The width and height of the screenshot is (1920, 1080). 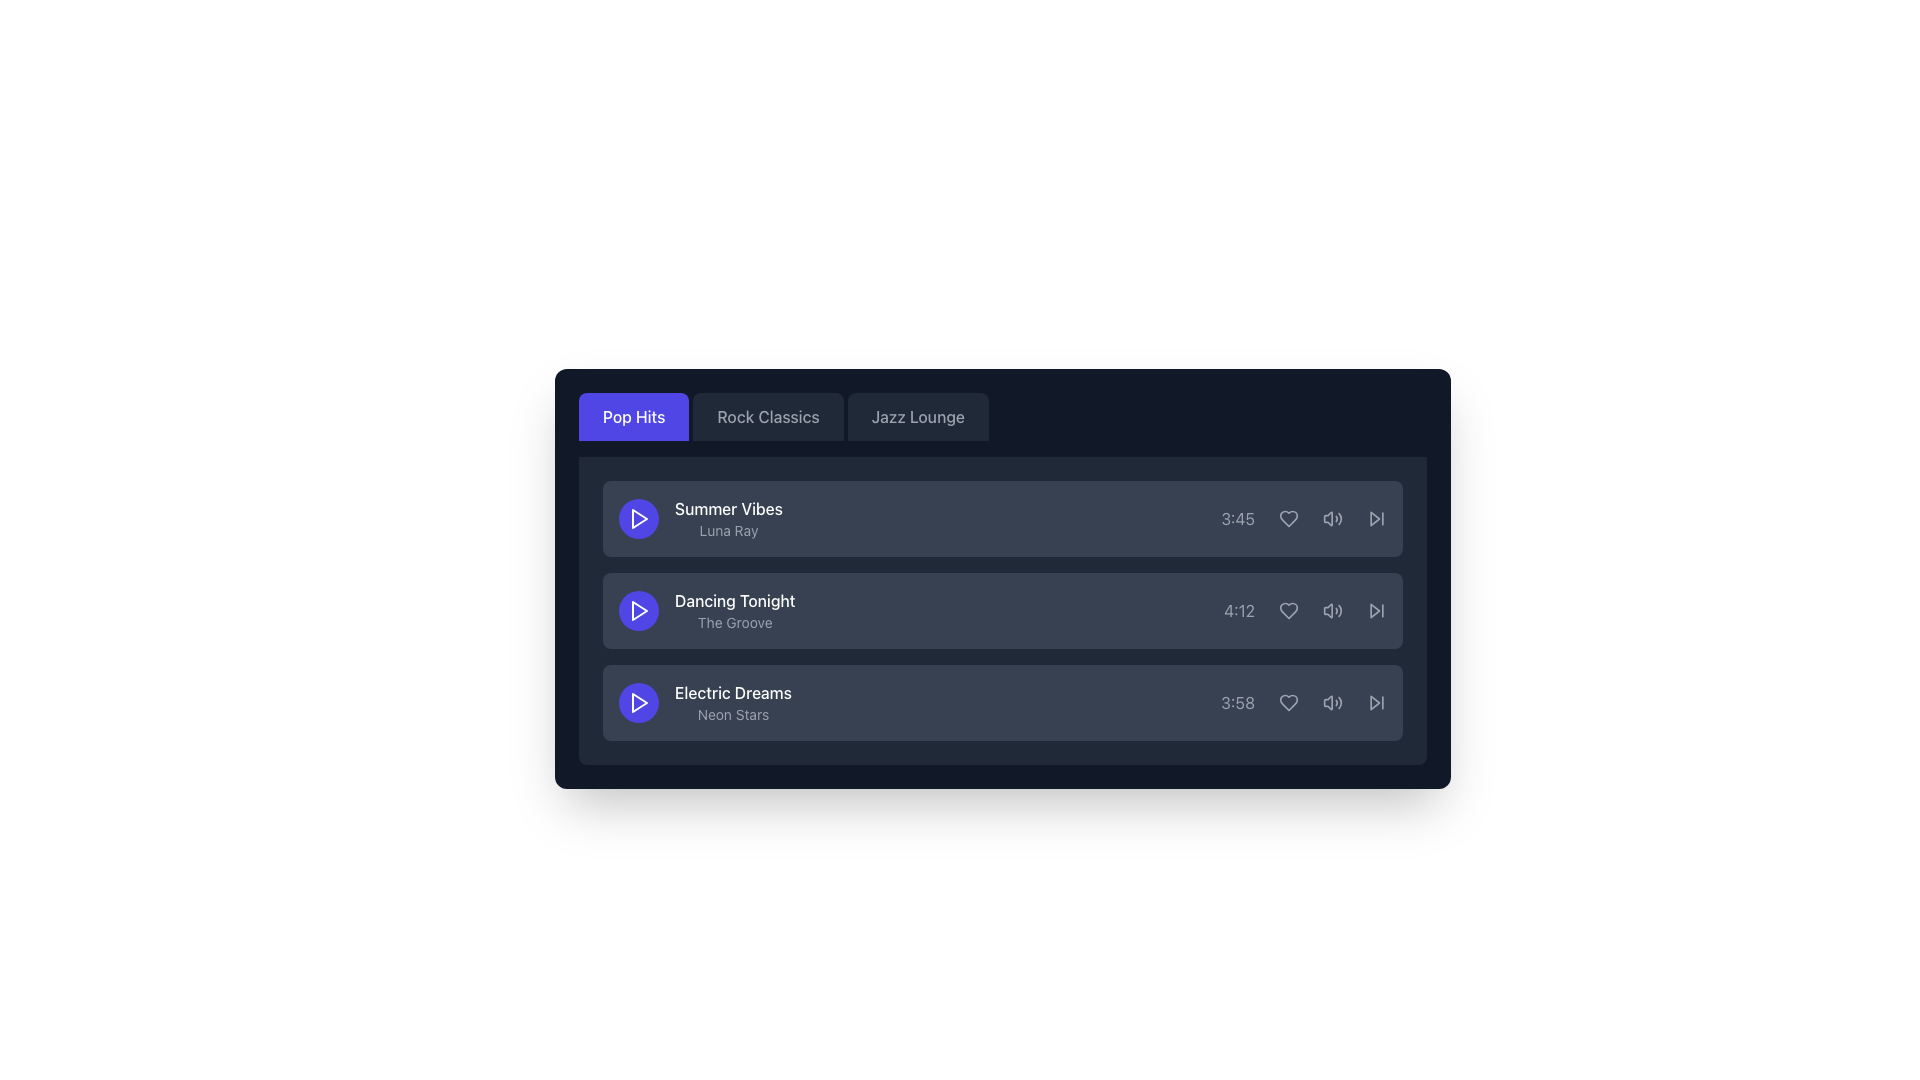 What do you see at coordinates (1289, 609) in the screenshot?
I see `the heart-shaped icon button located to the right of the duration text '4:12' for the song 'Dancing Tonight' by 'The Groove'` at bounding box center [1289, 609].